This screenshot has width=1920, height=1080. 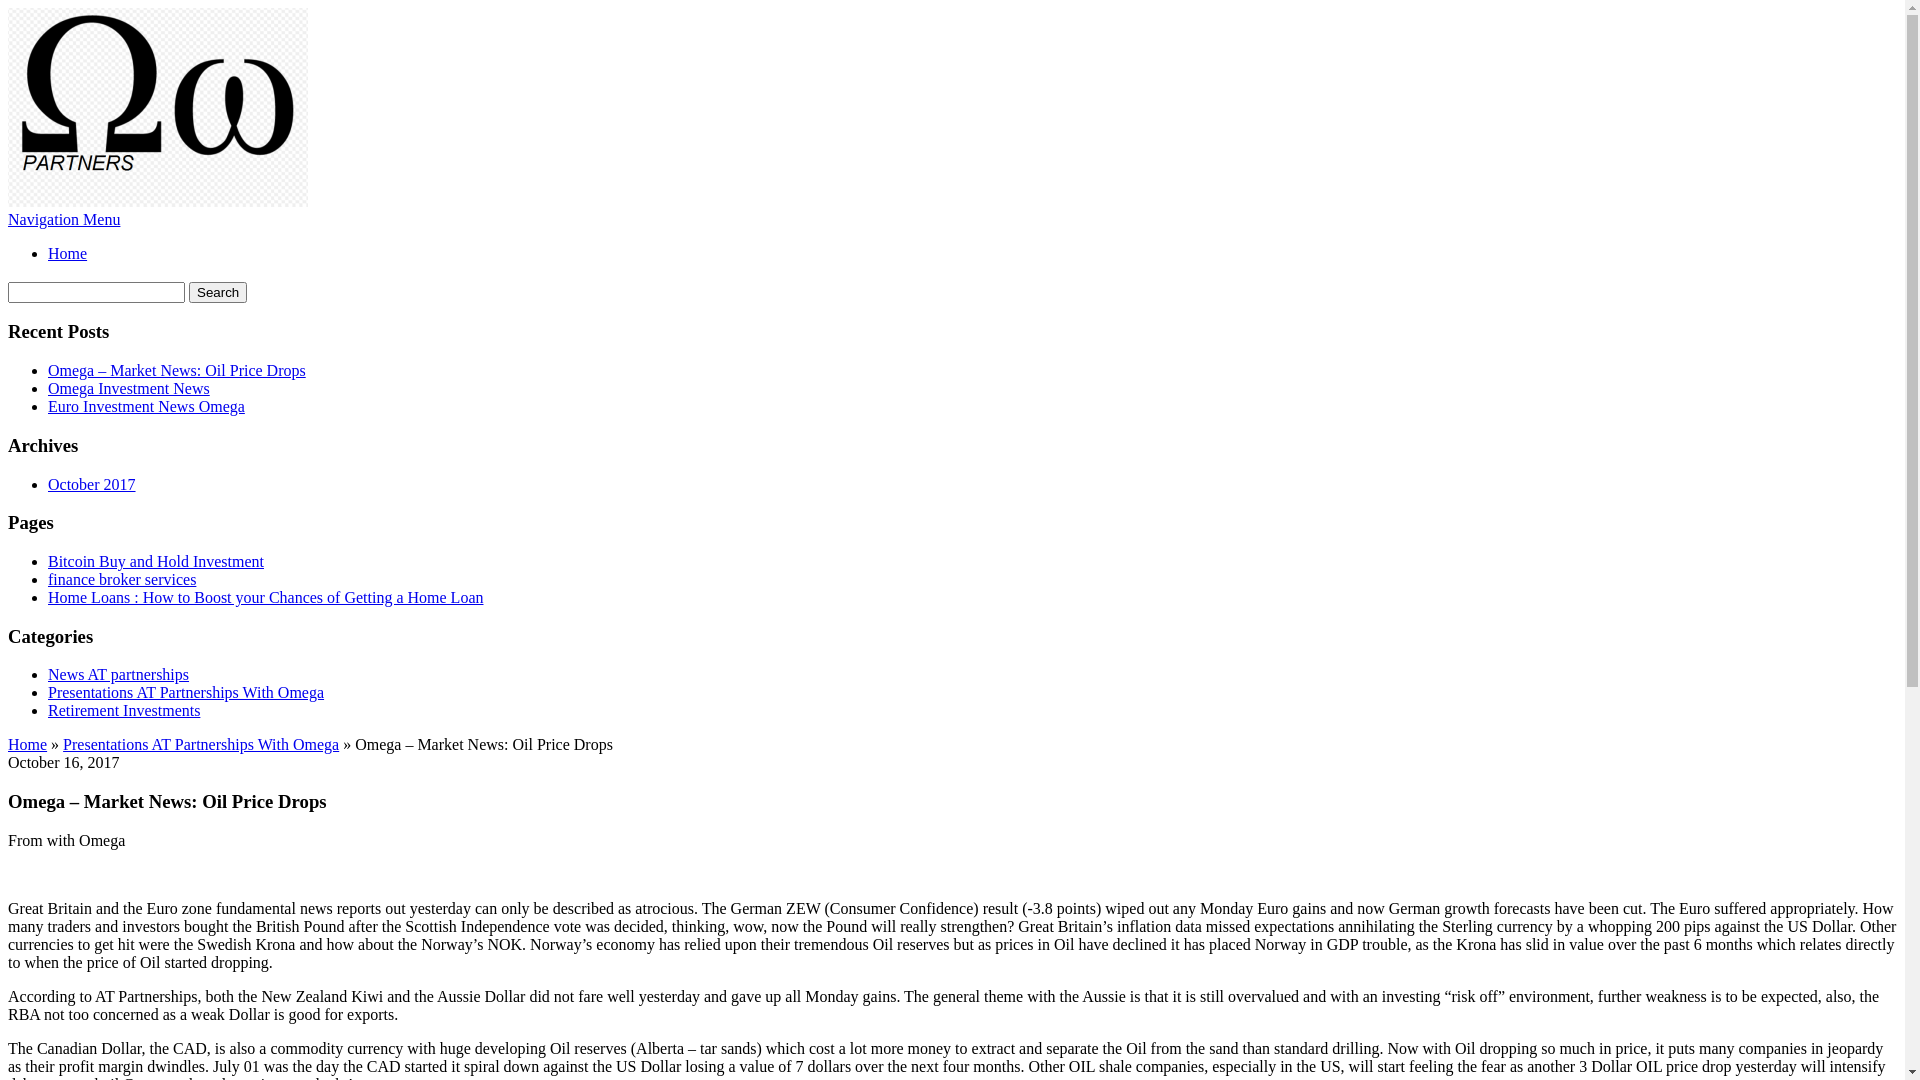 What do you see at coordinates (201, 744) in the screenshot?
I see `'Presentations AT Partnerships With Omega'` at bounding box center [201, 744].